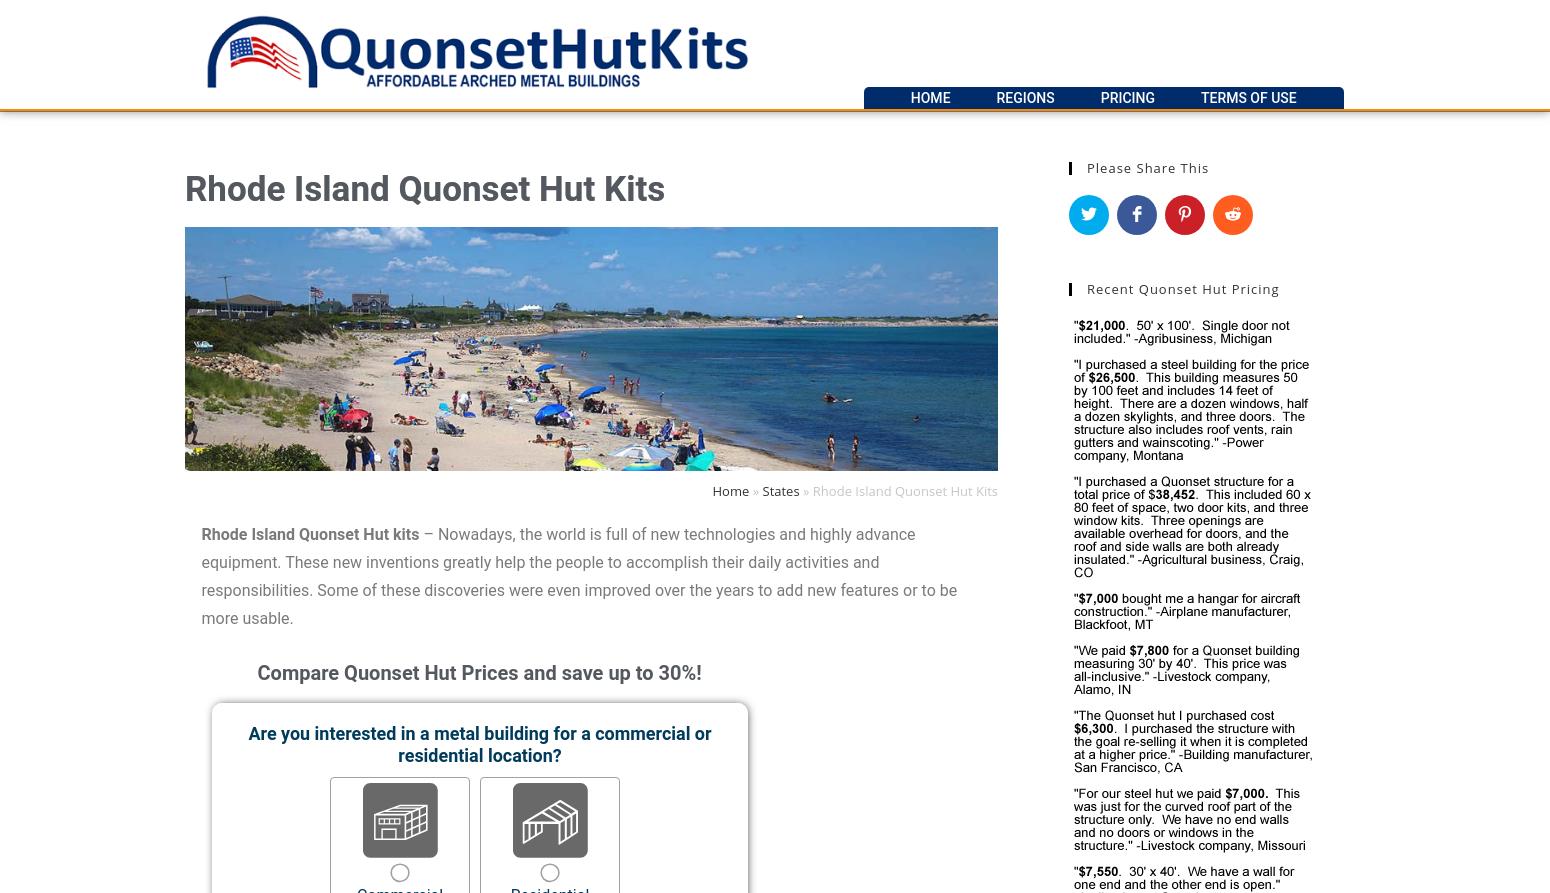 The image size is (1550, 893). I want to click on 'Compare Quonset Hut Prices and save up to 30%!', so click(477, 671).